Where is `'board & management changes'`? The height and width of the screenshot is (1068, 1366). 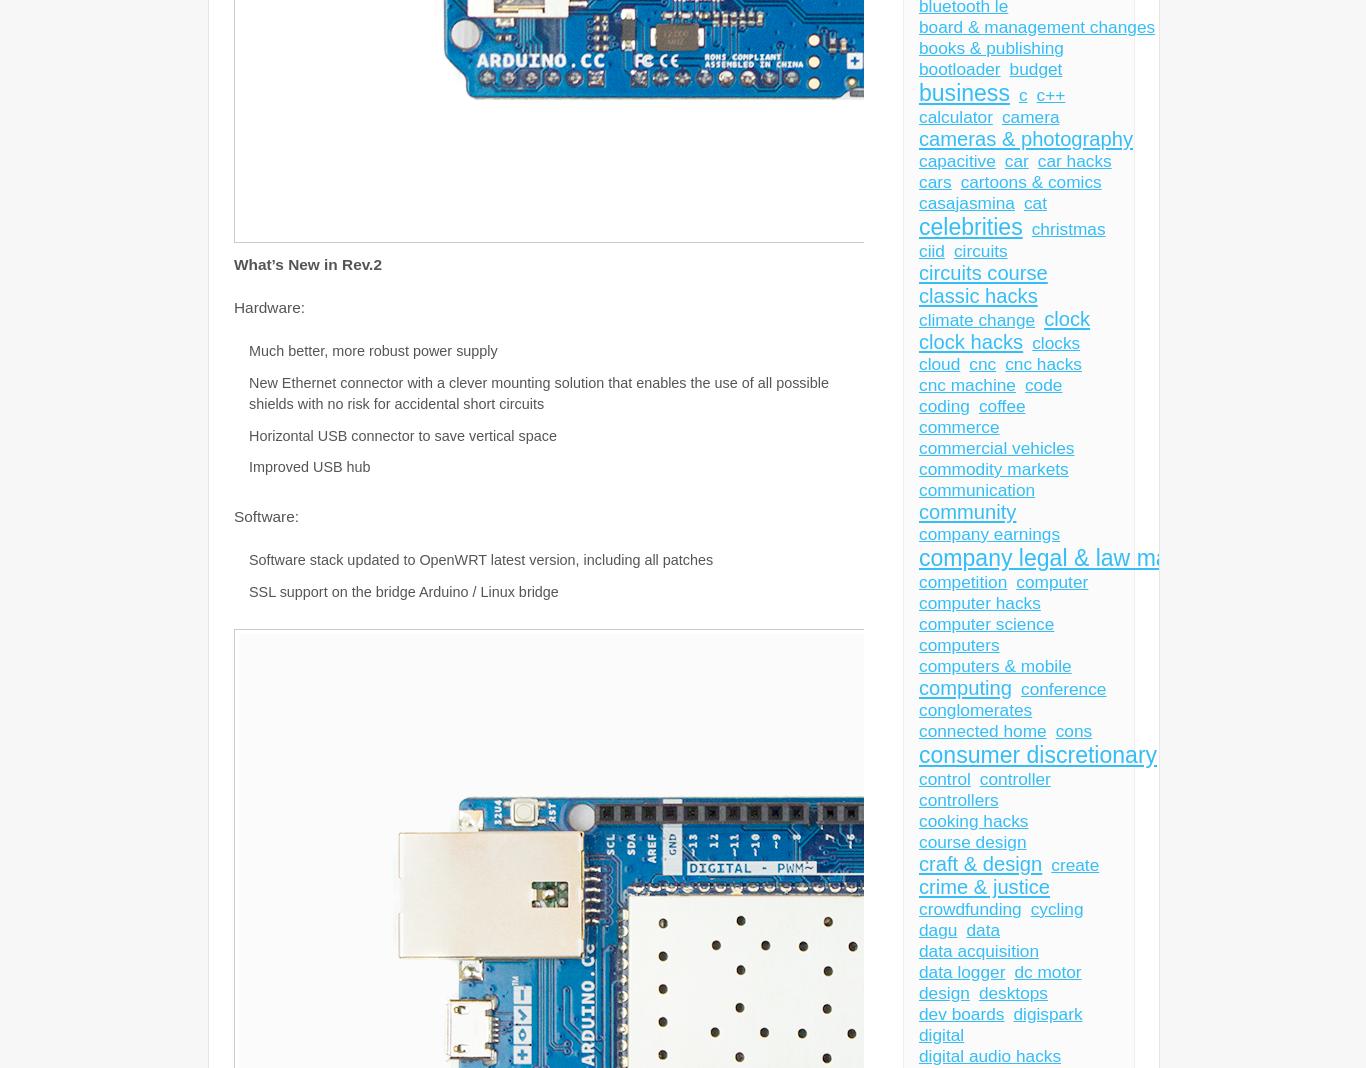 'board & management changes' is located at coordinates (1036, 26).